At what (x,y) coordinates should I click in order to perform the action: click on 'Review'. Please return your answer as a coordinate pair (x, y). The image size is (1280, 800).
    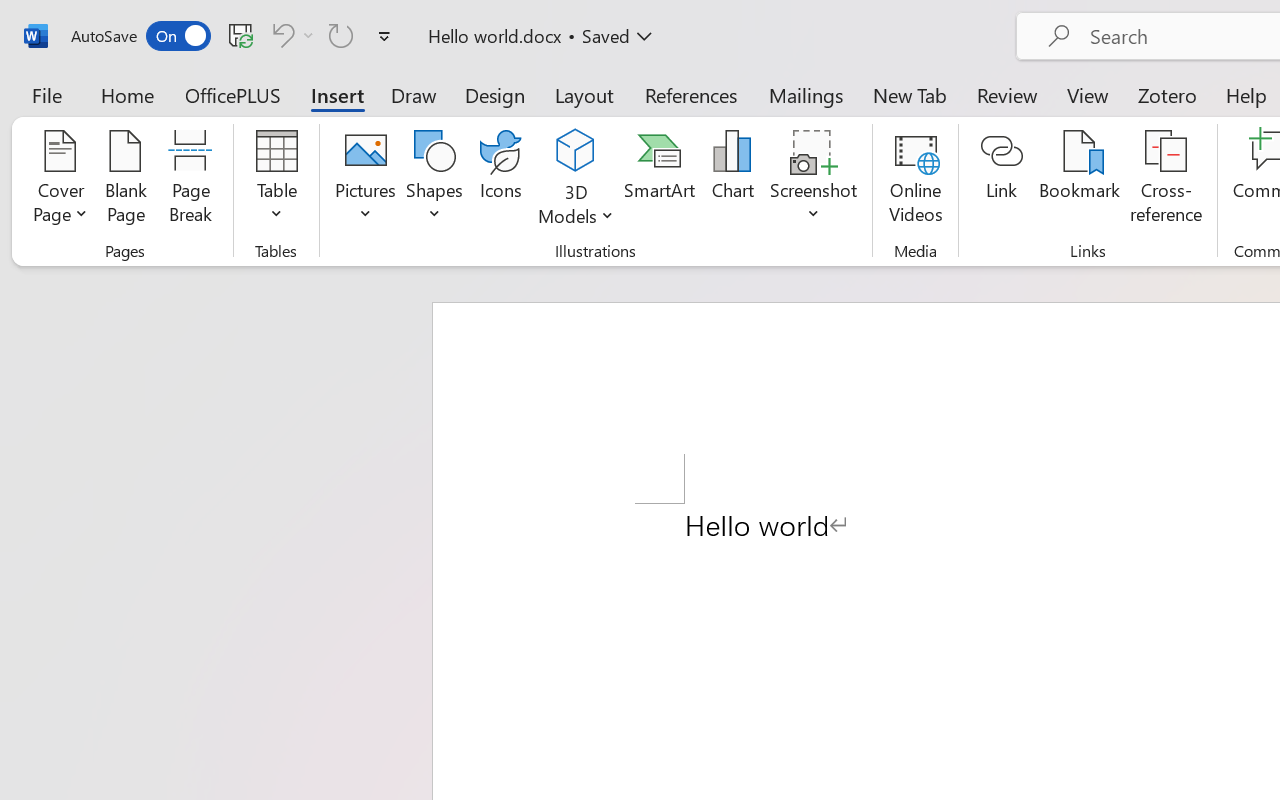
    Looking at the image, I should click on (1007, 94).